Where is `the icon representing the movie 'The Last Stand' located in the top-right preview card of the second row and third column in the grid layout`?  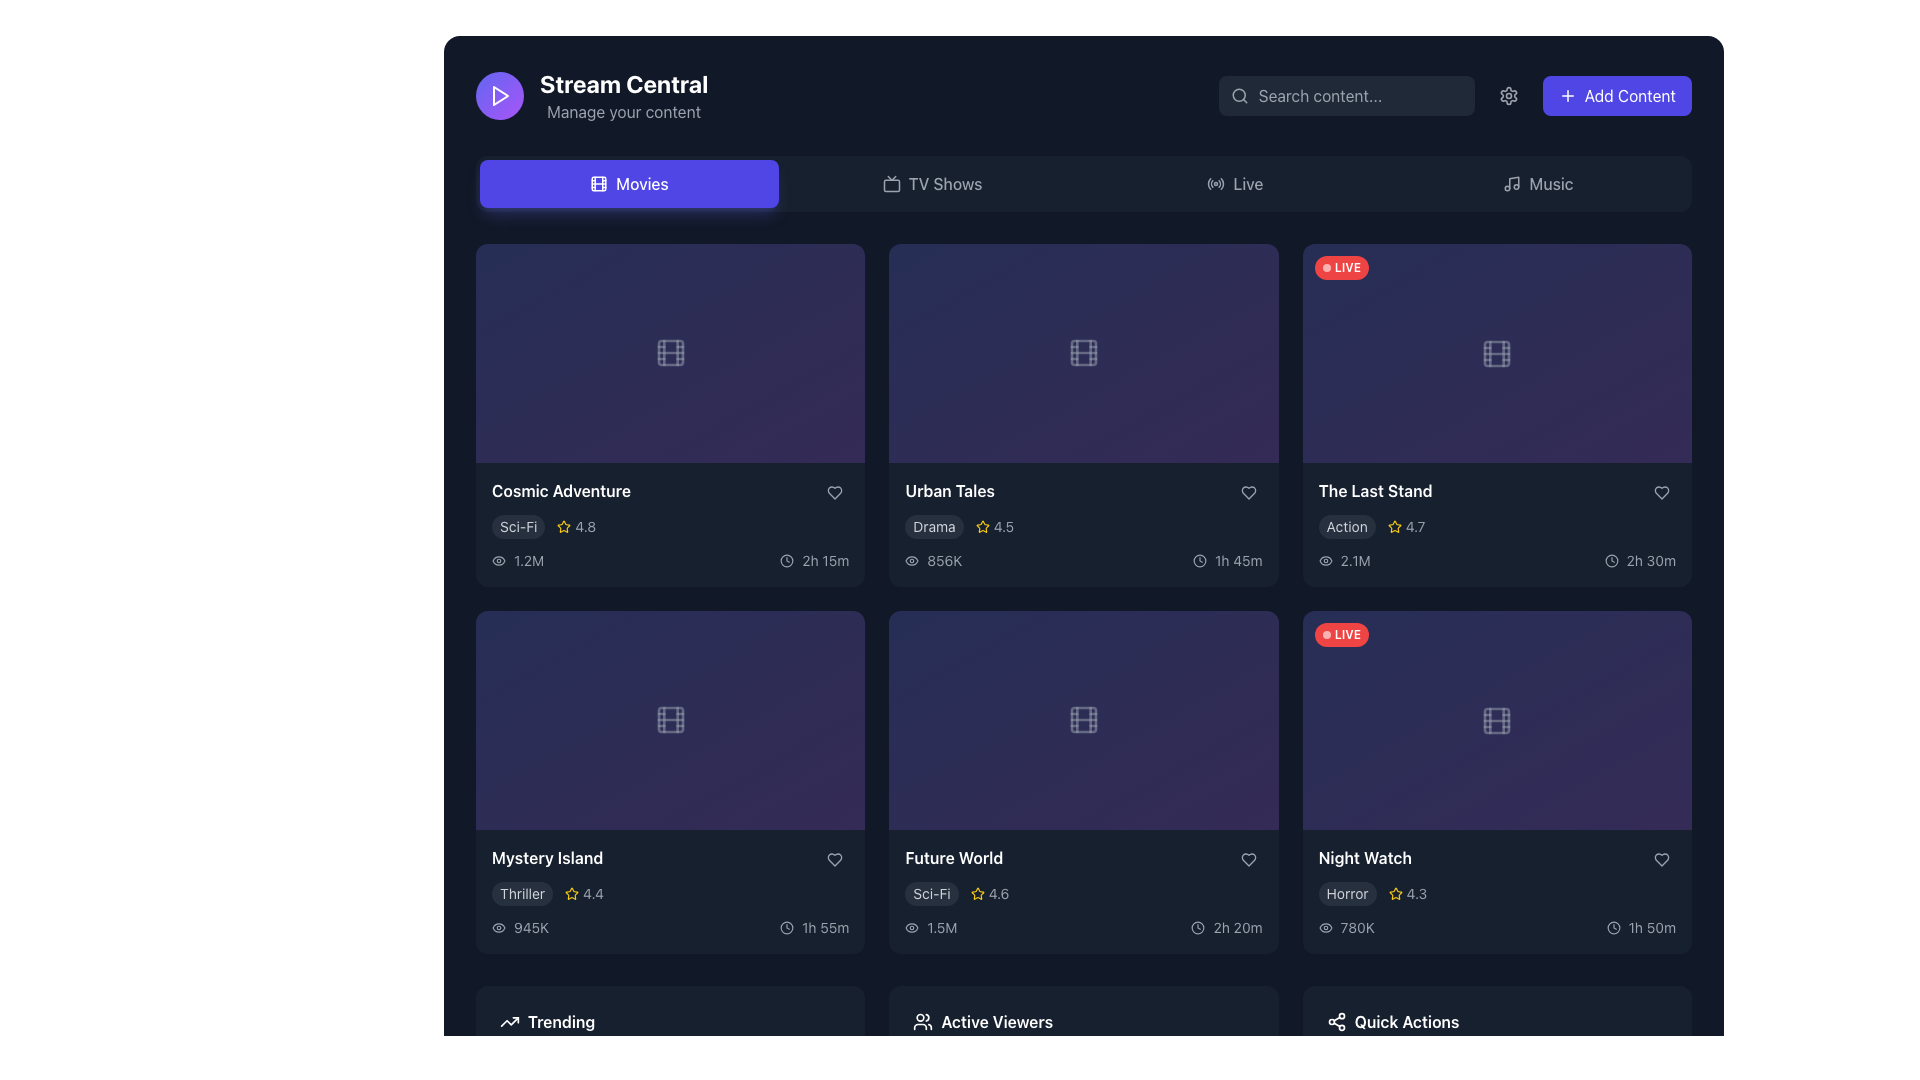 the icon representing the movie 'The Last Stand' located in the top-right preview card of the second row and third column in the grid layout is located at coordinates (1497, 352).